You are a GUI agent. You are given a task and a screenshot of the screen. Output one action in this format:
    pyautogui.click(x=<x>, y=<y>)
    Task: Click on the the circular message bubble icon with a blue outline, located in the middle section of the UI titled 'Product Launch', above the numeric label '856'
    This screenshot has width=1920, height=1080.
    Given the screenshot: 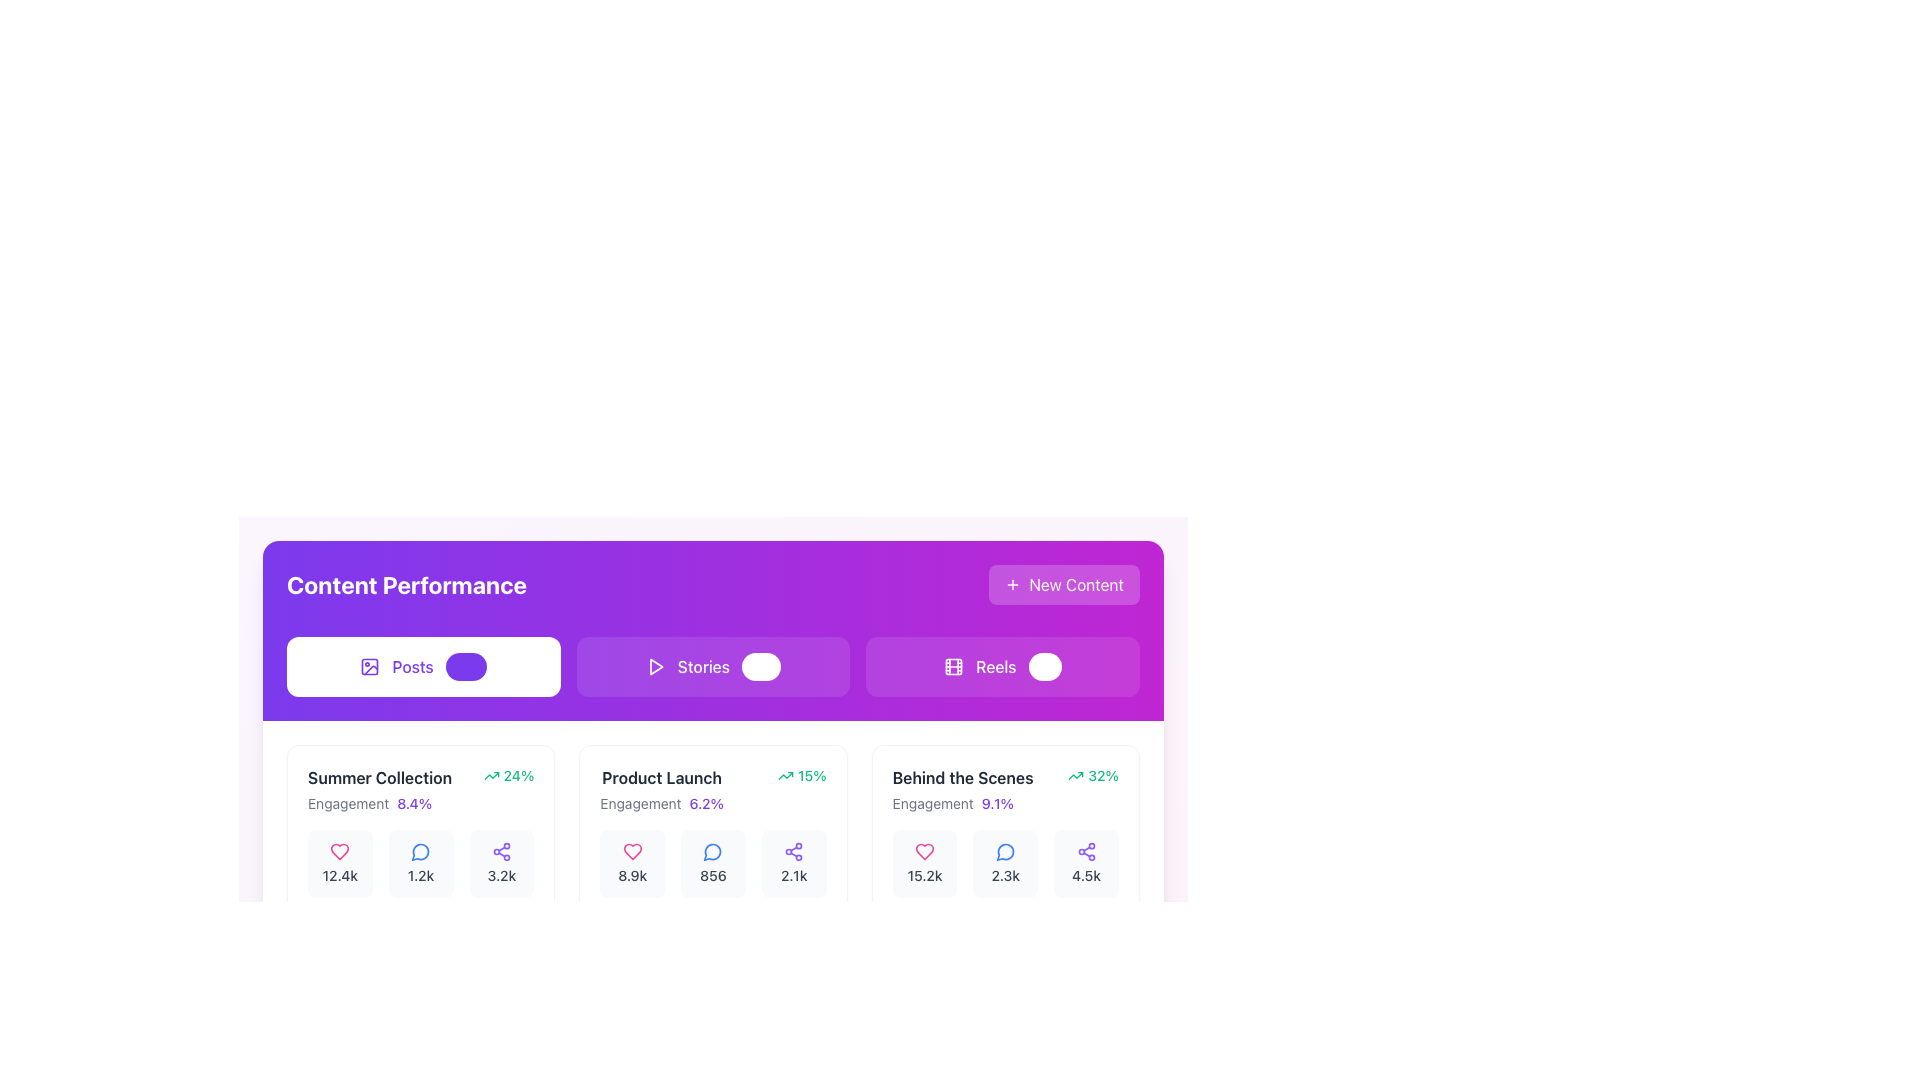 What is the action you would take?
    pyautogui.click(x=713, y=852)
    